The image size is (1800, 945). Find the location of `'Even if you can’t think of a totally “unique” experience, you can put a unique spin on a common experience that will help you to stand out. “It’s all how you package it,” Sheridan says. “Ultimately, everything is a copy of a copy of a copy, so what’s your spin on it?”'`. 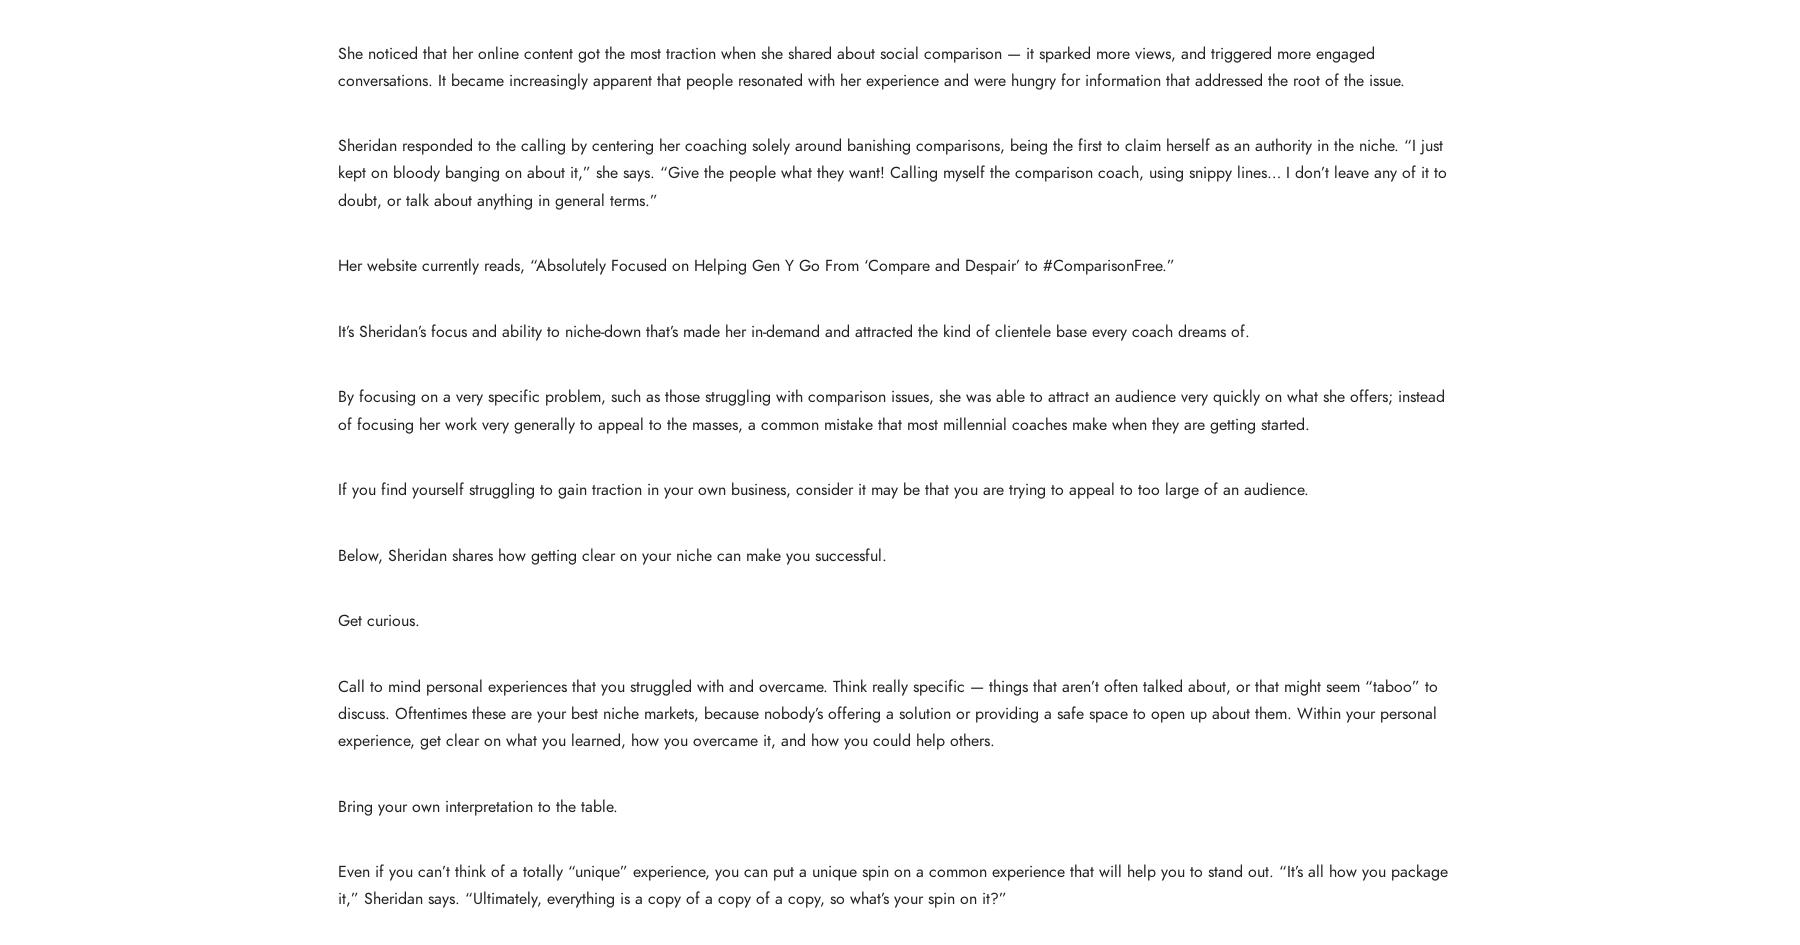

'Even if you can’t think of a totally “unique” experience, you can put a unique spin on a common experience that will help you to stand out. “It’s all how you package it,” Sheridan says. “Ultimately, everything is a copy of a copy of a copy, so what’s your spin on it?”' is located at coordinates (892, 884).